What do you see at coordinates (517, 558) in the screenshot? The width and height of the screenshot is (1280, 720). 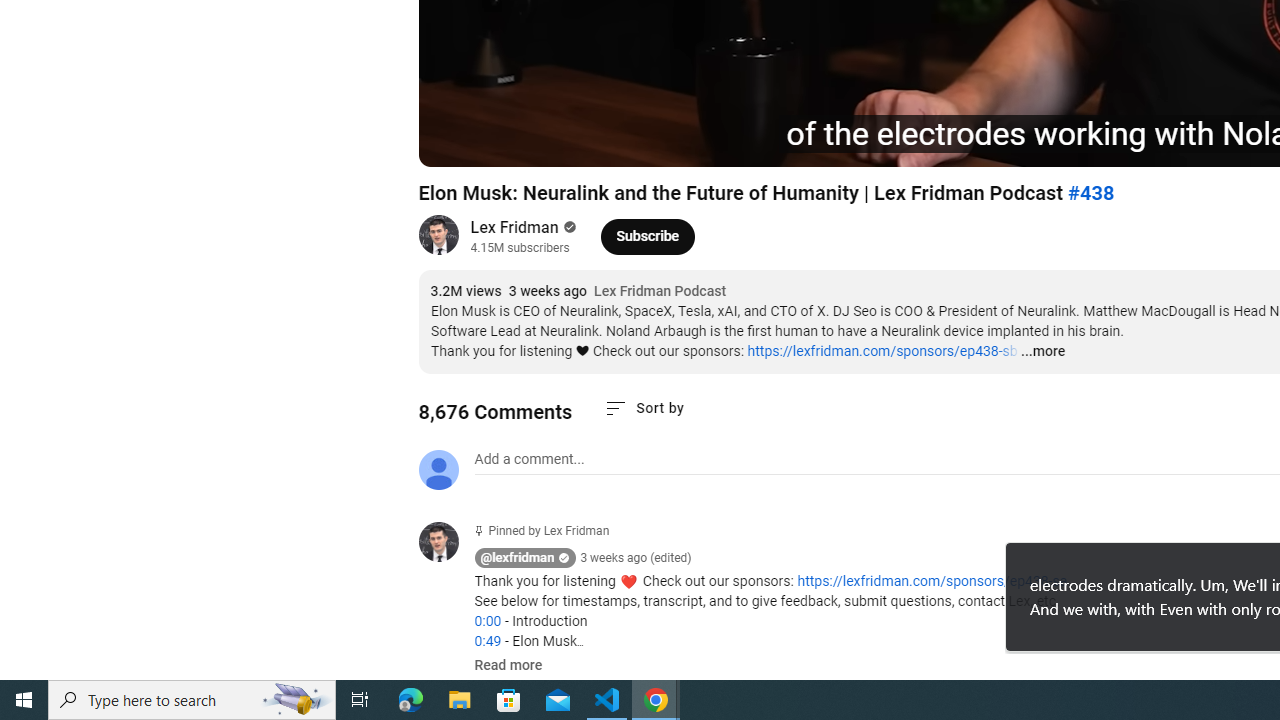 I see `'@lexfridman'` at bounding box center [517, 558].